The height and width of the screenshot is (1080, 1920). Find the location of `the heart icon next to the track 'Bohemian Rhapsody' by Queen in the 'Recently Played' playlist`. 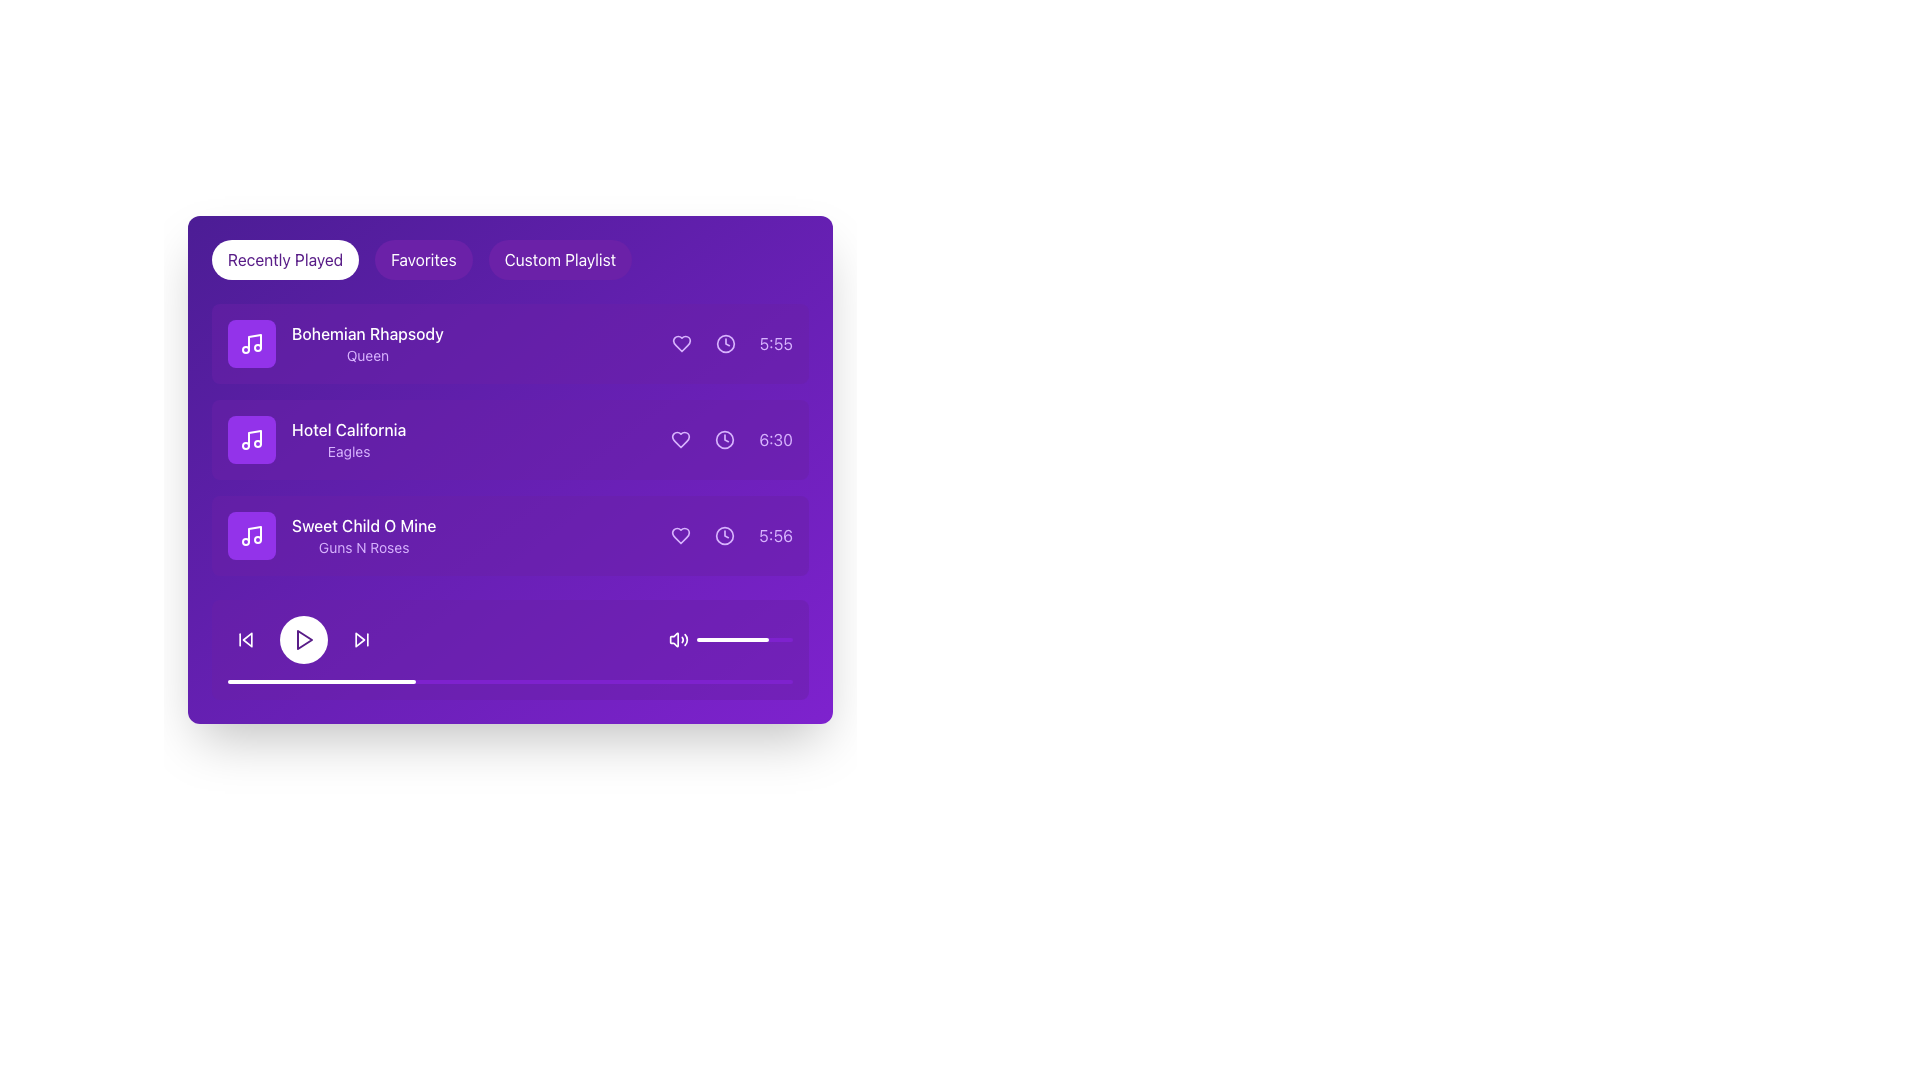

the heart icon next to the track 'Bohemian Rhapsody' by Queen in the 'Recently Played' playlist is located at coordinates (681, 342).